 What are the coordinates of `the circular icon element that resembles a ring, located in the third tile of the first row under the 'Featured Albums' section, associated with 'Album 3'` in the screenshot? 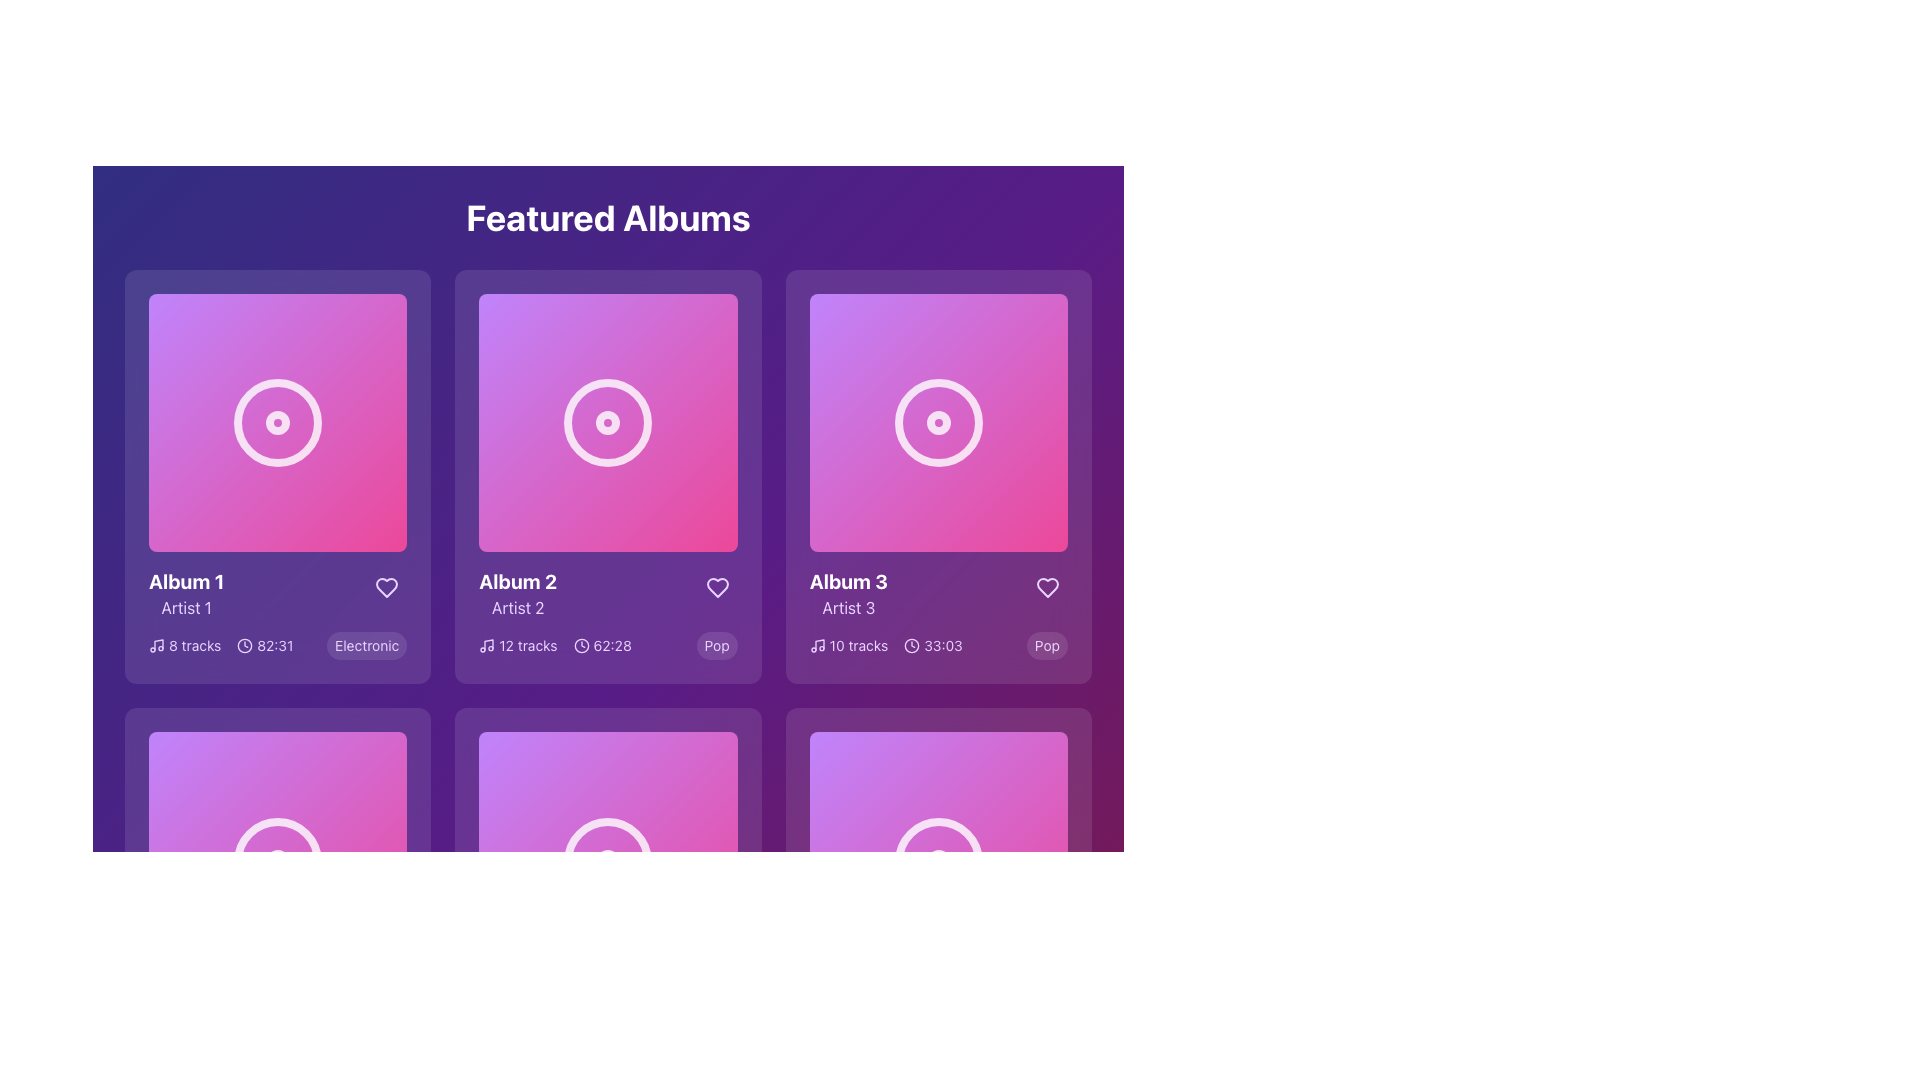 It's located at (937, 422).